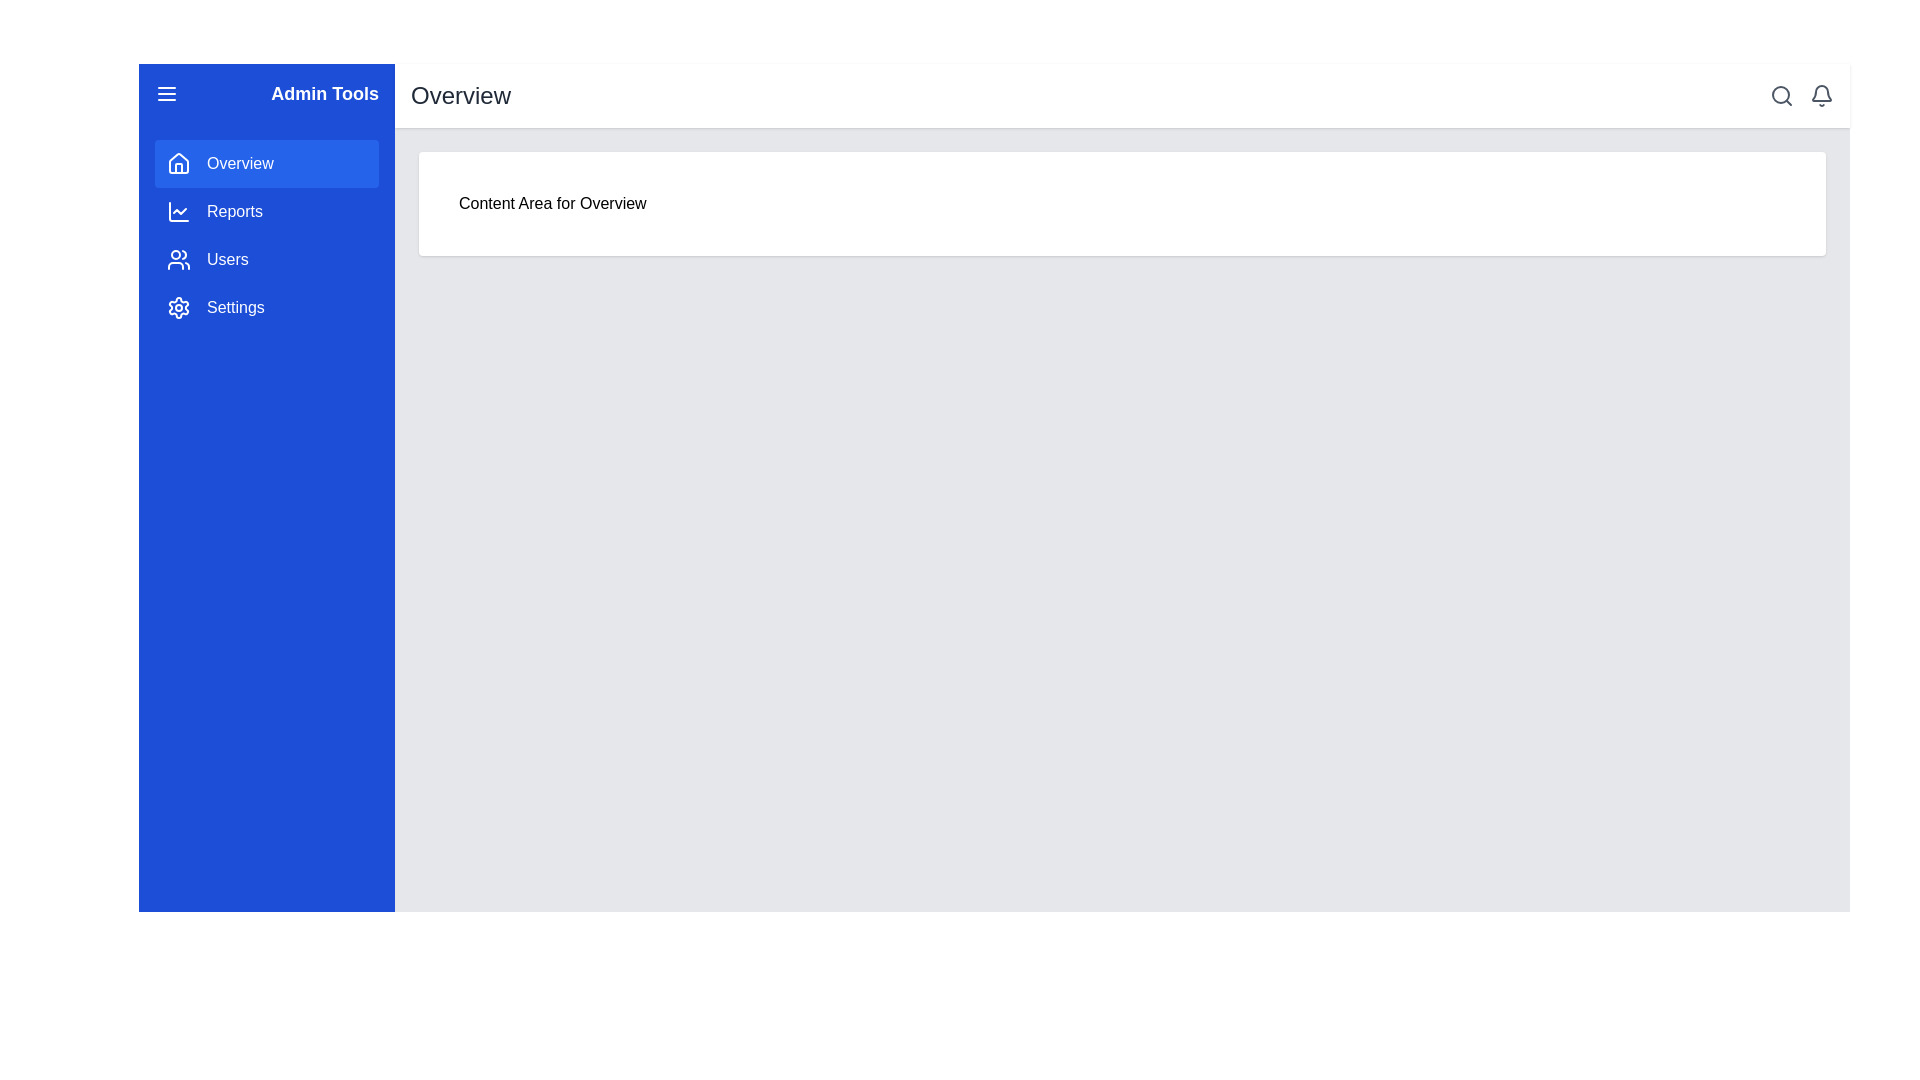  Describe the element at coordinates (178, 212) in the screenshot. I see `the line chart icon located in the 'Reports' entry of the left-side navigation menu, which is directly to the left of the 'Reports' label` at that location.